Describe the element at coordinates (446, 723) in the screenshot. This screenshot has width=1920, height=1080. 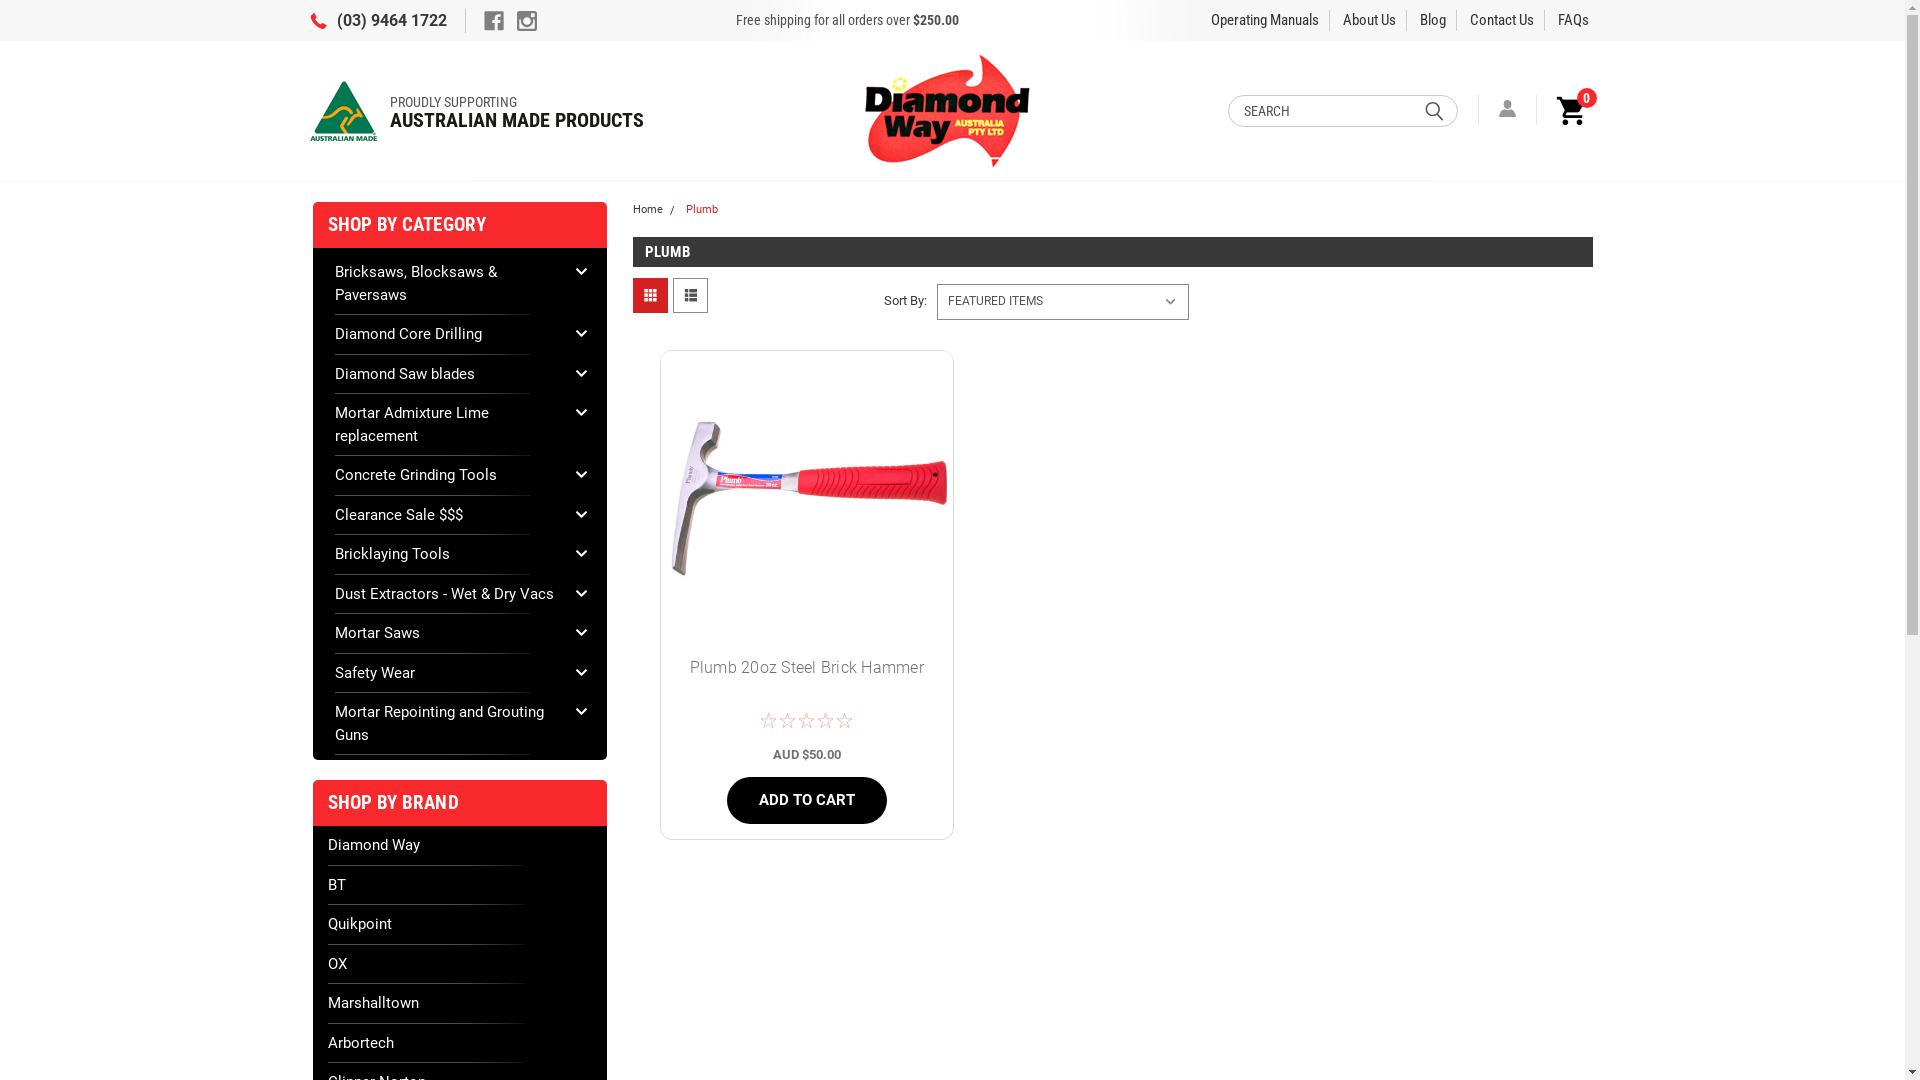
I see `'Mortar Repointing and Grouting Guns'` at that location.